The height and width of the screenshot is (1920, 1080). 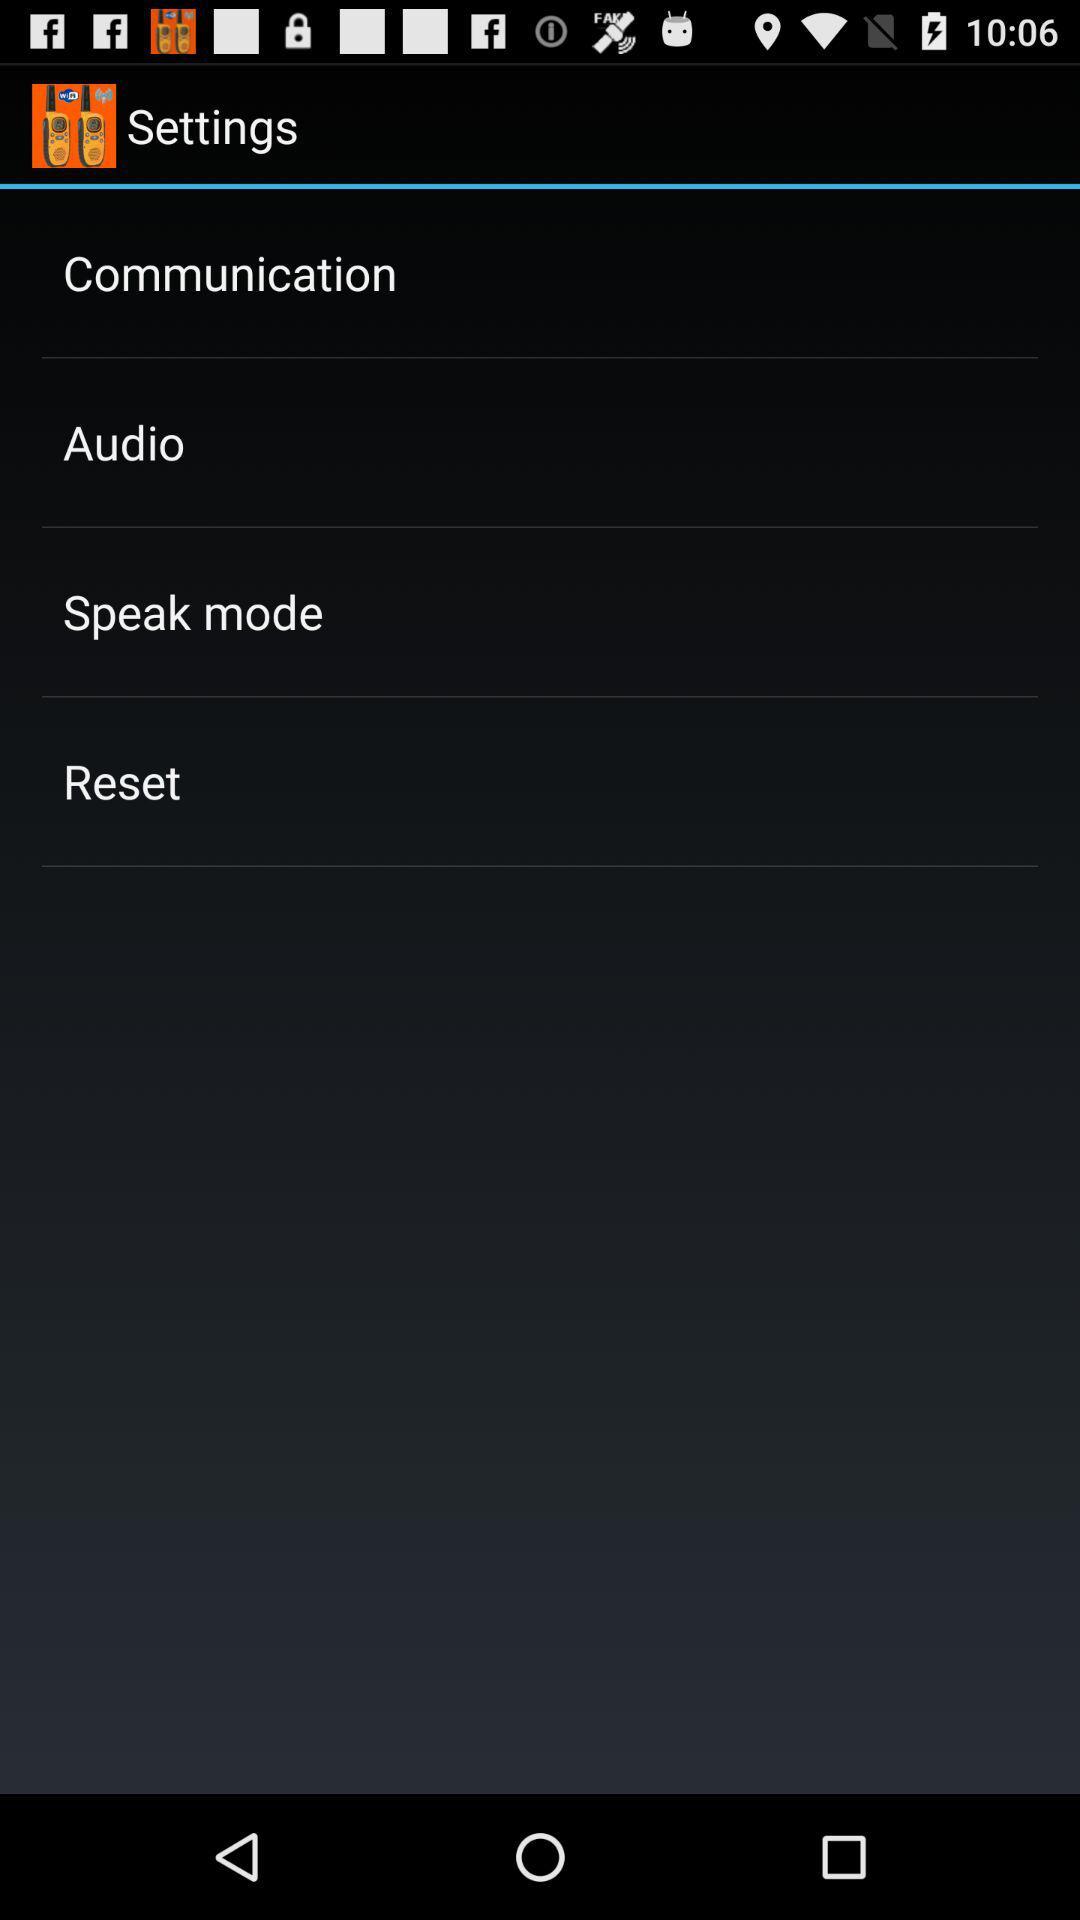 What do you see at coordinates (193, 610) in the screenshot?
I see `item above the reset` at bounding box center [193, 610].